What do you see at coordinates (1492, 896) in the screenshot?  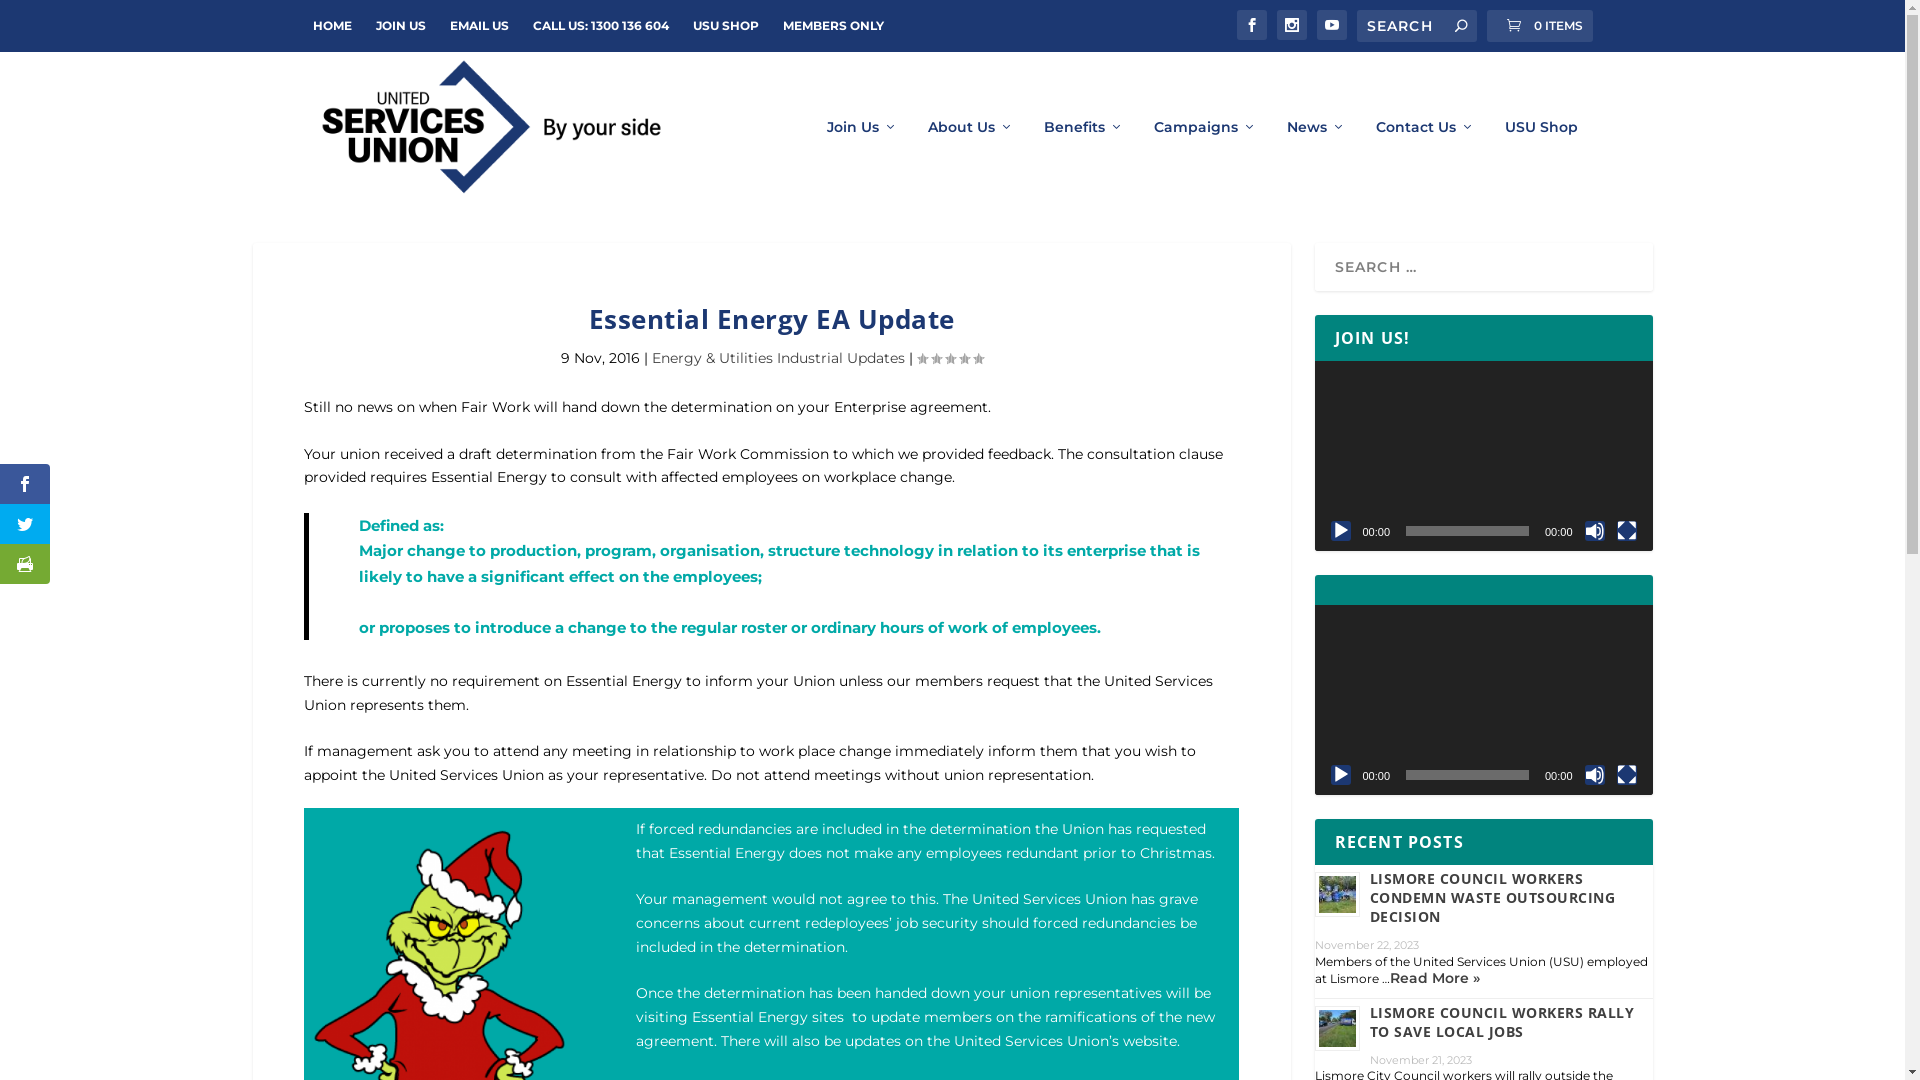 I see `'LISMORE COUNCIL WORKERS CONDEMN WASTE OUTSOURCING DECISION'` at bounding box center [1492, 896].